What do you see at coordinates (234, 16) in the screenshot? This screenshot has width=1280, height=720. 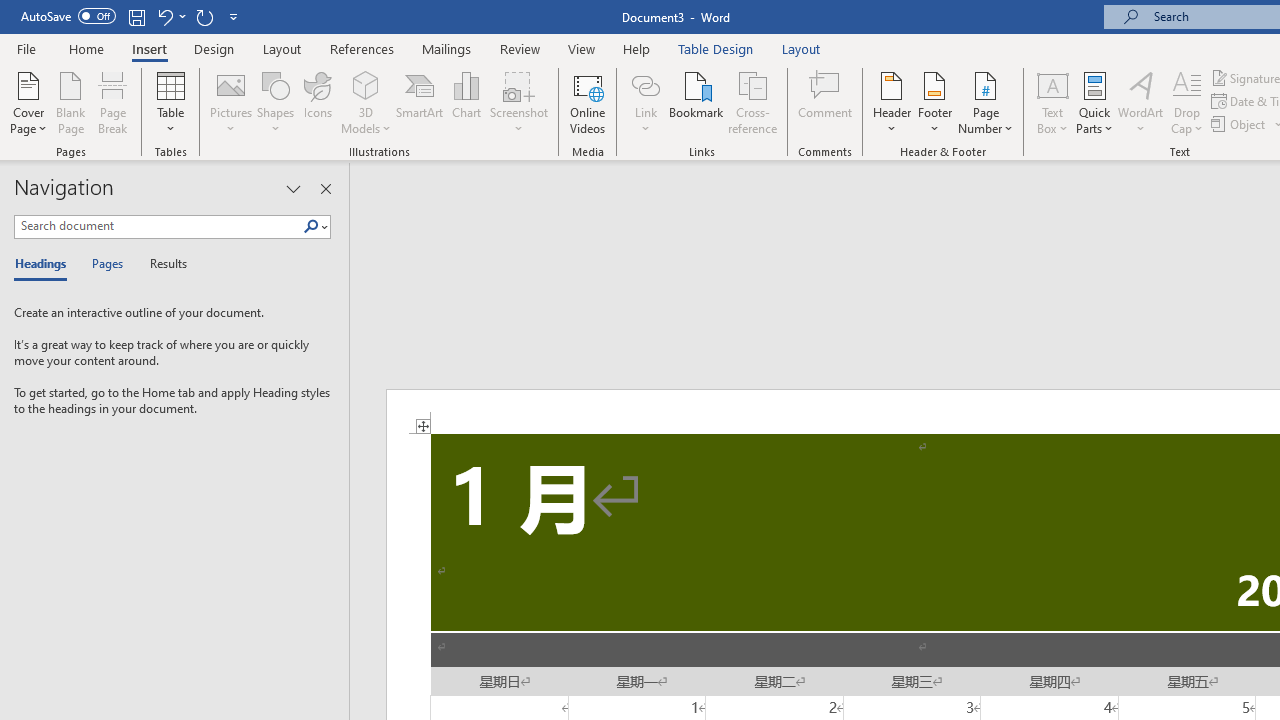 I see `'Customize Quick Access Toolbar'` at bounding box center [234, 16].